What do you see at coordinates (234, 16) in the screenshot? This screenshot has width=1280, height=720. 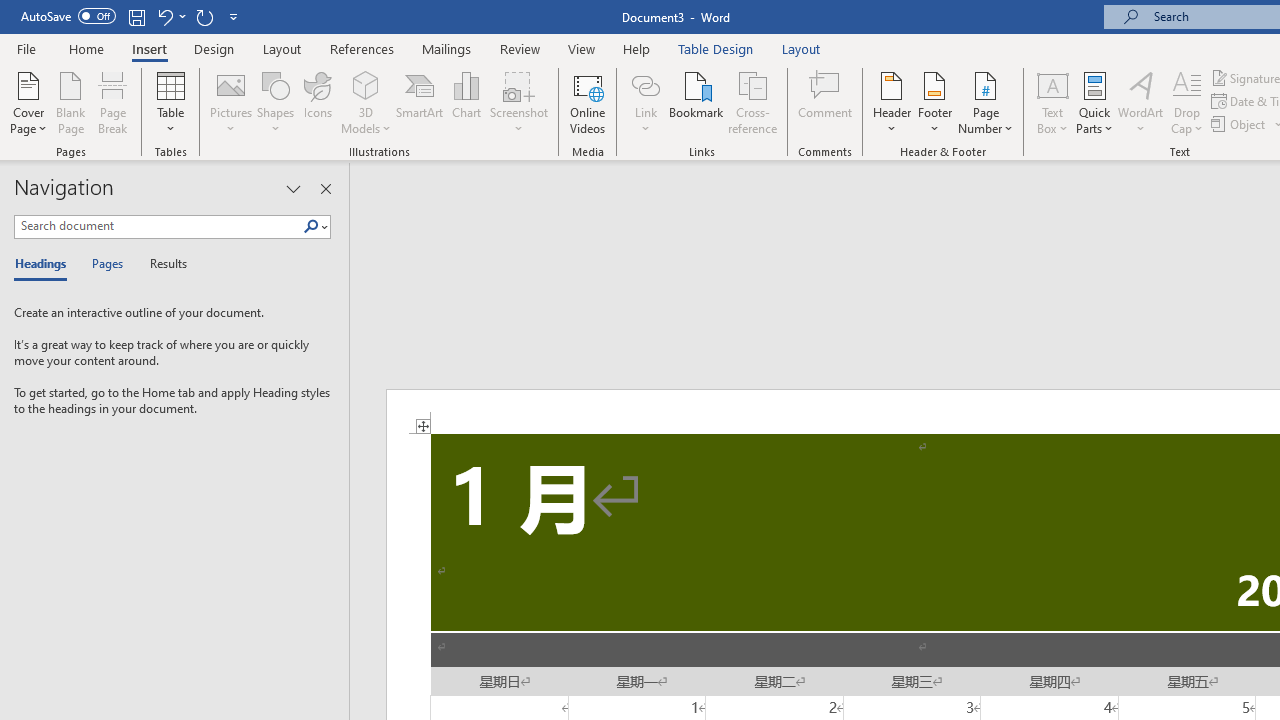 I see `'Customize Quick Access Toolbar'` at bounding box center [234, 16].